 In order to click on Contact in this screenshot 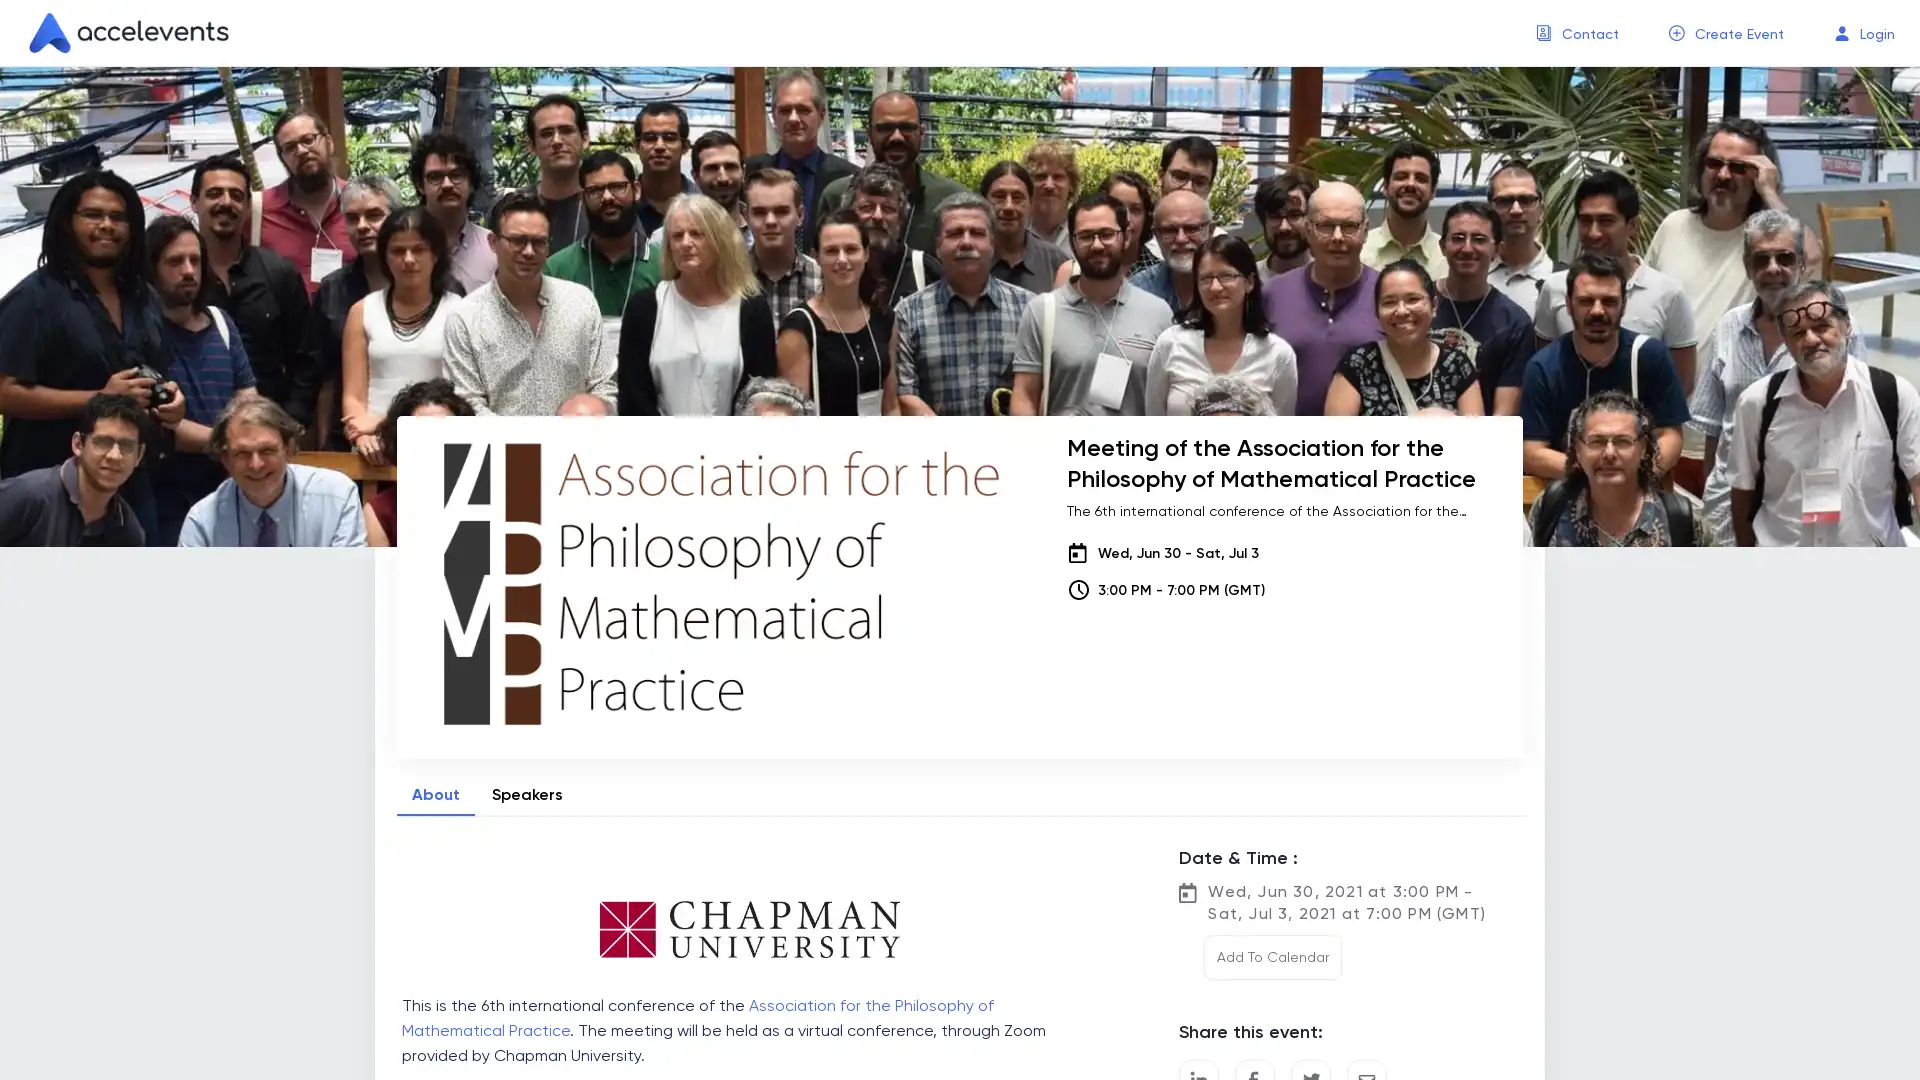, I will do `click(1589, 34)`.